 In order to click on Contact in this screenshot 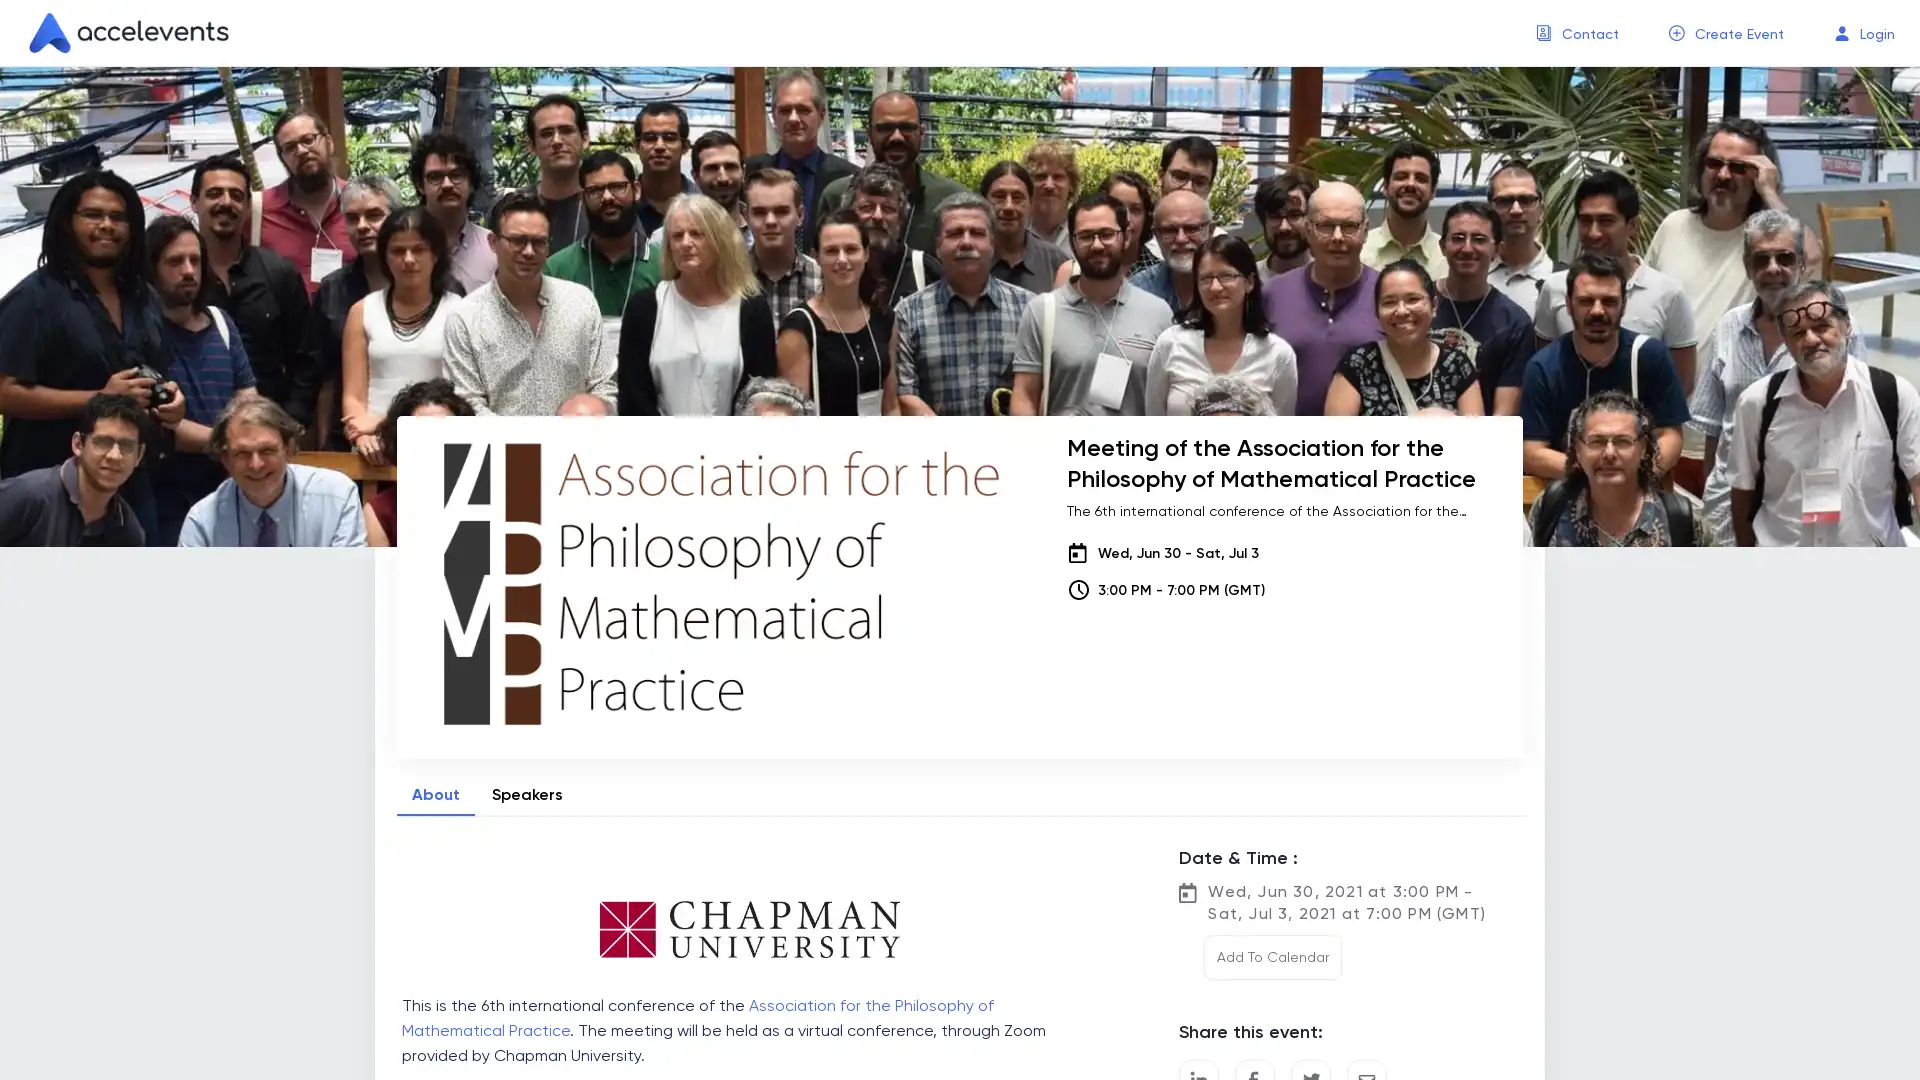, I will do `click(1589, 34)`.